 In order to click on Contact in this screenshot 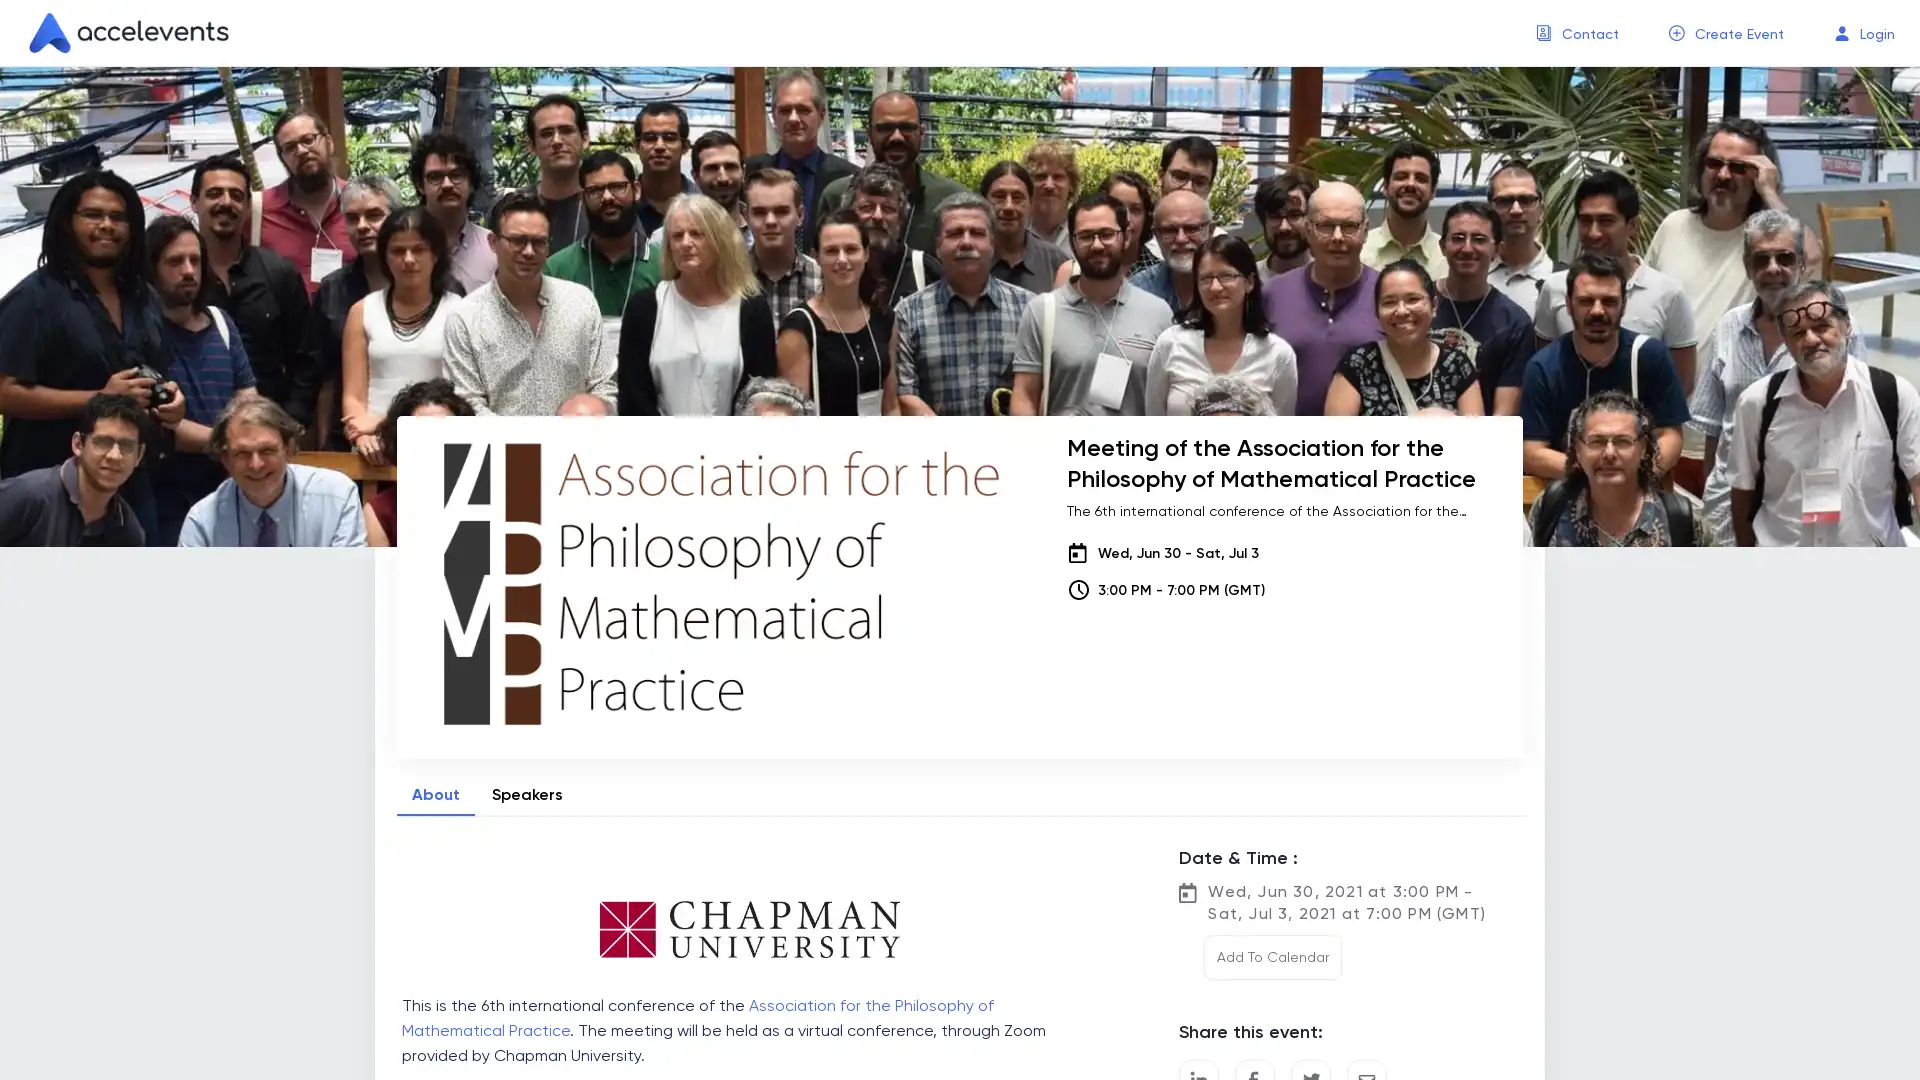, I will do `click(1589, 34)`.